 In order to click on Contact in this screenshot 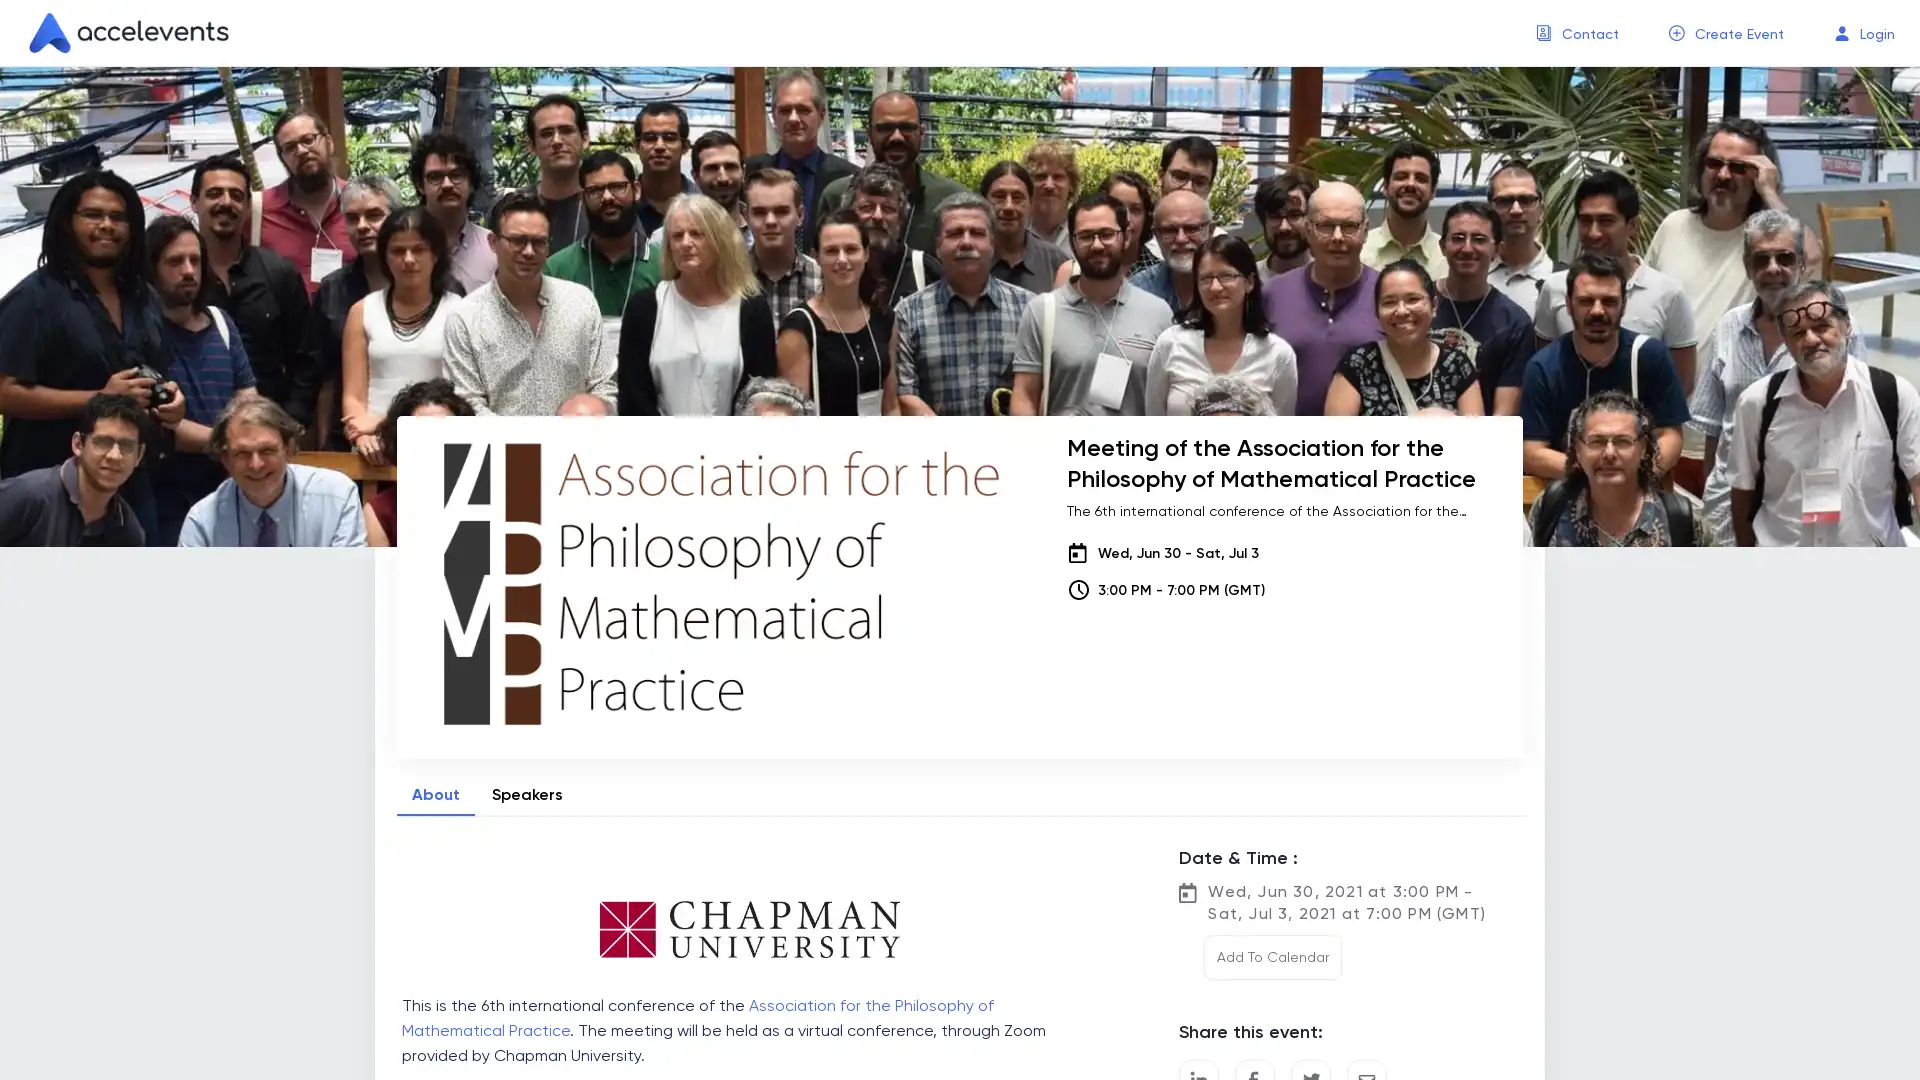, I will do `click(1589, 34)`.